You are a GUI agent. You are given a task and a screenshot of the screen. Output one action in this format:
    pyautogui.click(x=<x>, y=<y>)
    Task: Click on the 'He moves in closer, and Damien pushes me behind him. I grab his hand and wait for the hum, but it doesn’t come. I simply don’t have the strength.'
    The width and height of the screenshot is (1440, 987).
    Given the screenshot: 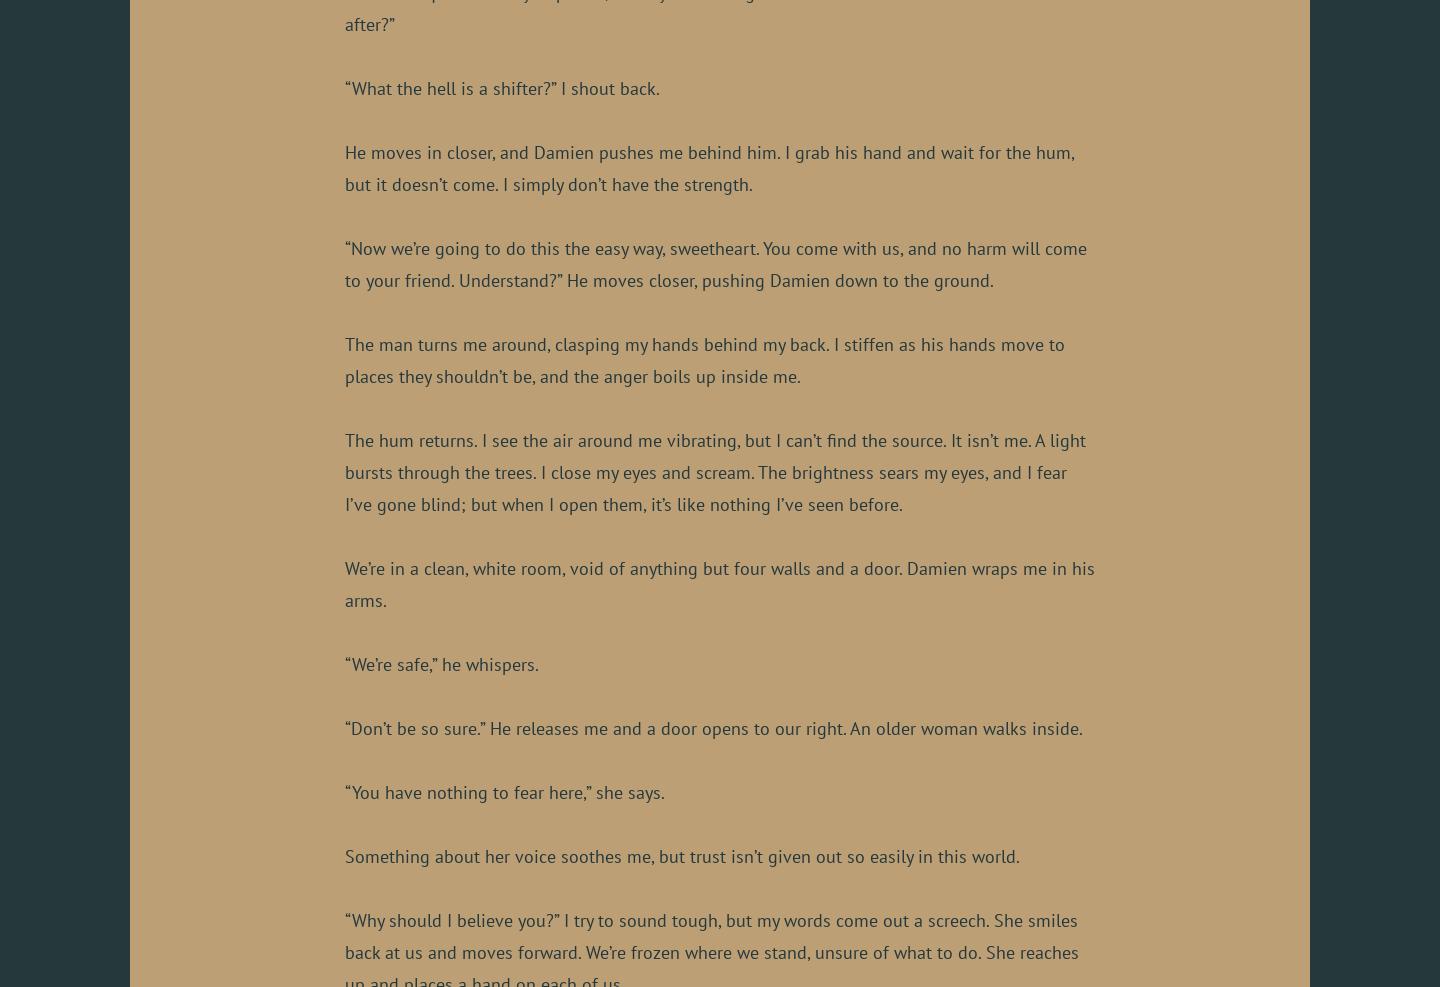 What is the action you would take?
    pyautogui.click(x=709, y=166)
    